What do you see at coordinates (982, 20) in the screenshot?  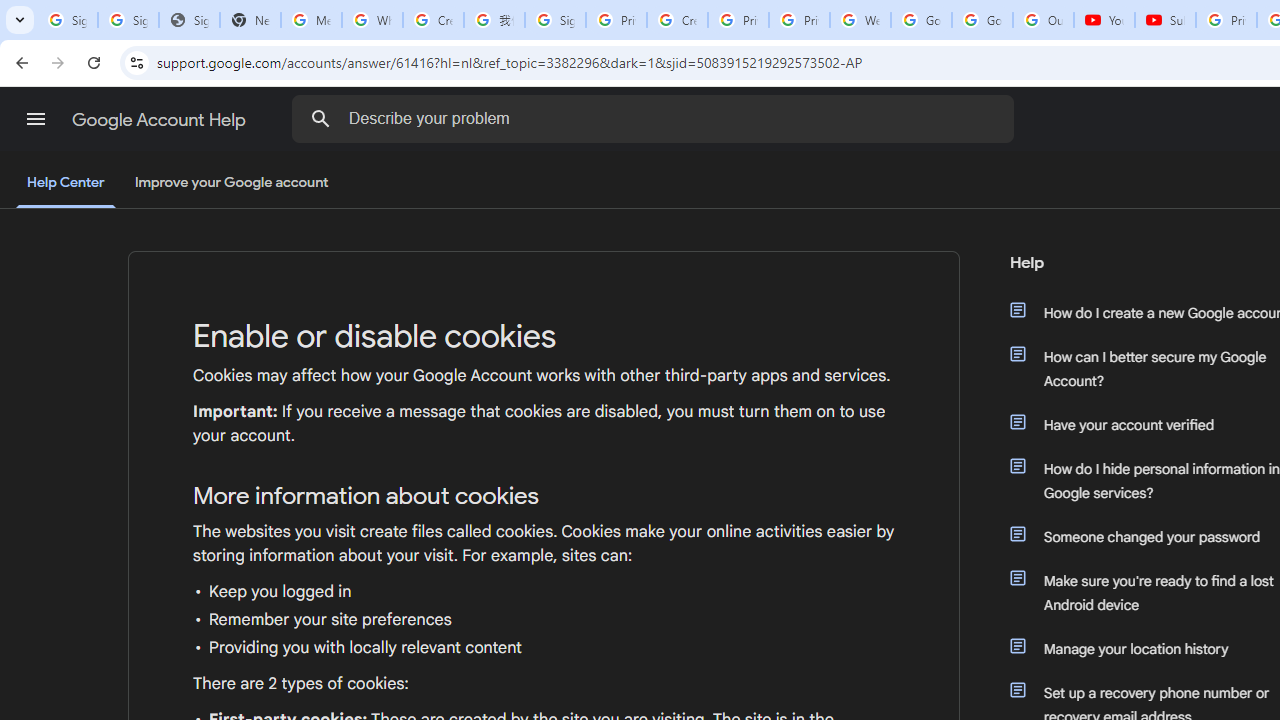 I see `'Google Account'` at bounding box center [982, 20].